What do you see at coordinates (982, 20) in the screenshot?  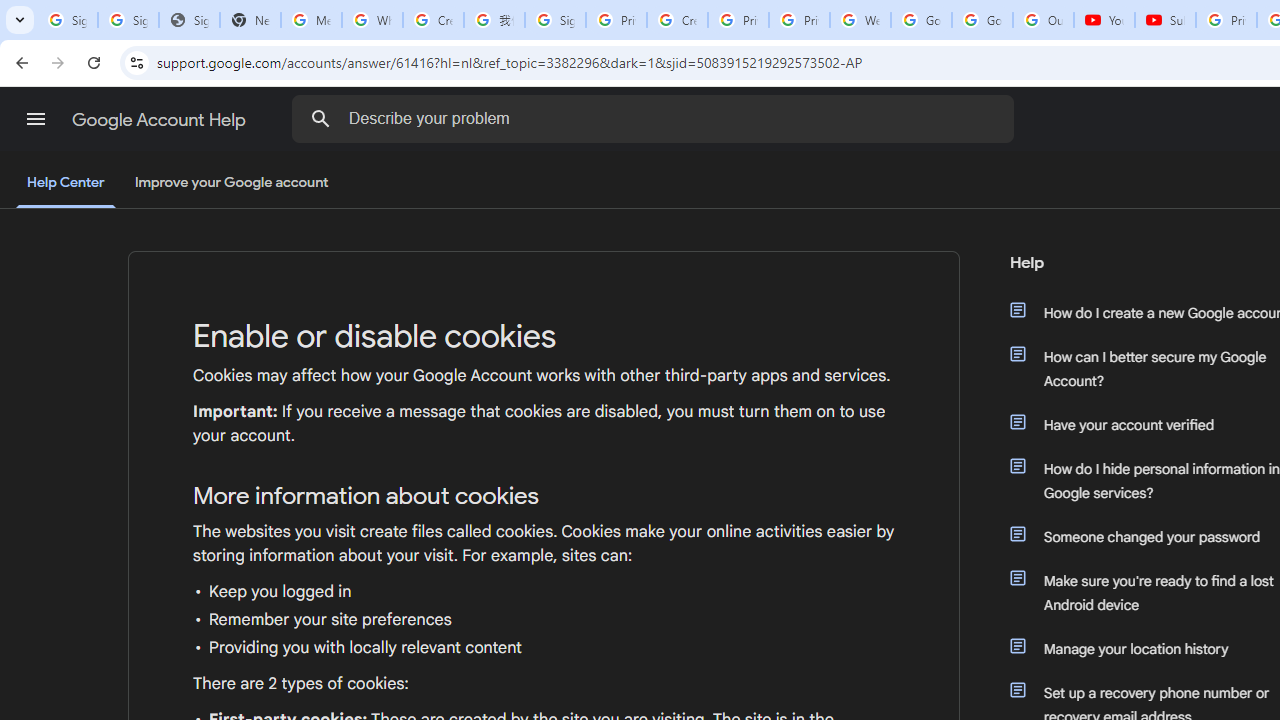 I see `'Google Account'` at bounding box center [982, 20].